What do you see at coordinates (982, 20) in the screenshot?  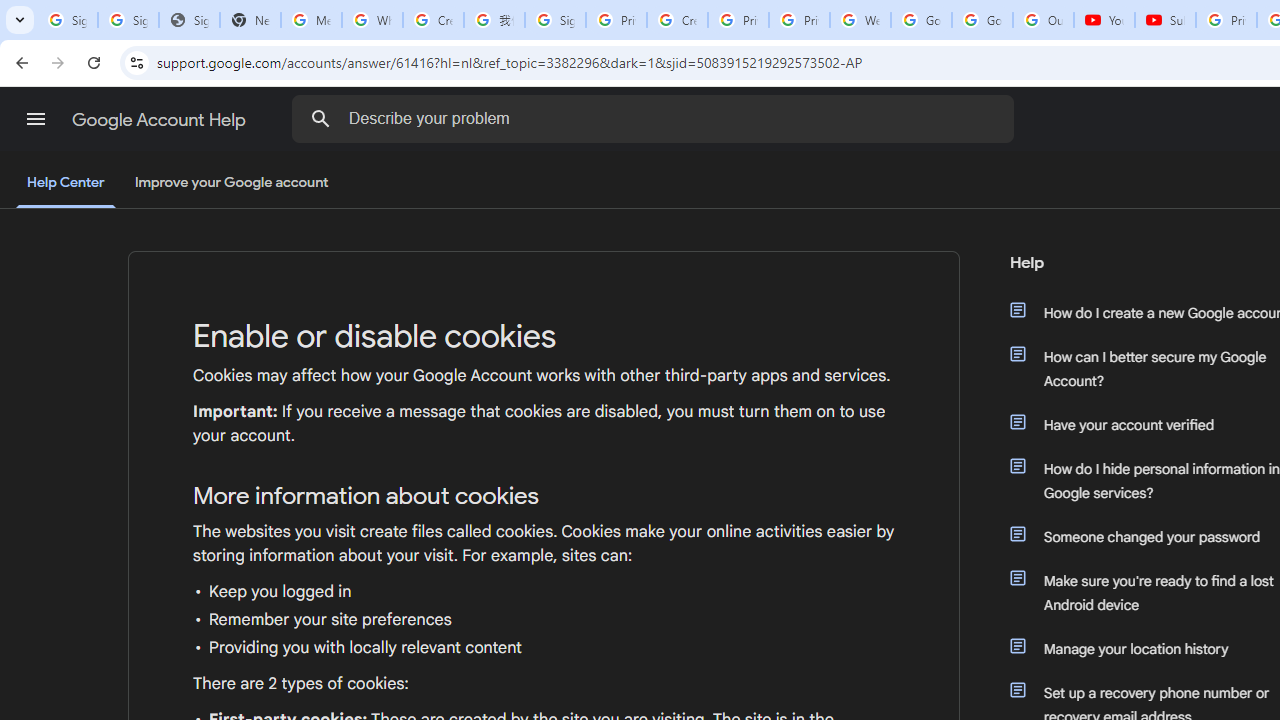 I see `'Google Account'` at bounding box center [982, 20].